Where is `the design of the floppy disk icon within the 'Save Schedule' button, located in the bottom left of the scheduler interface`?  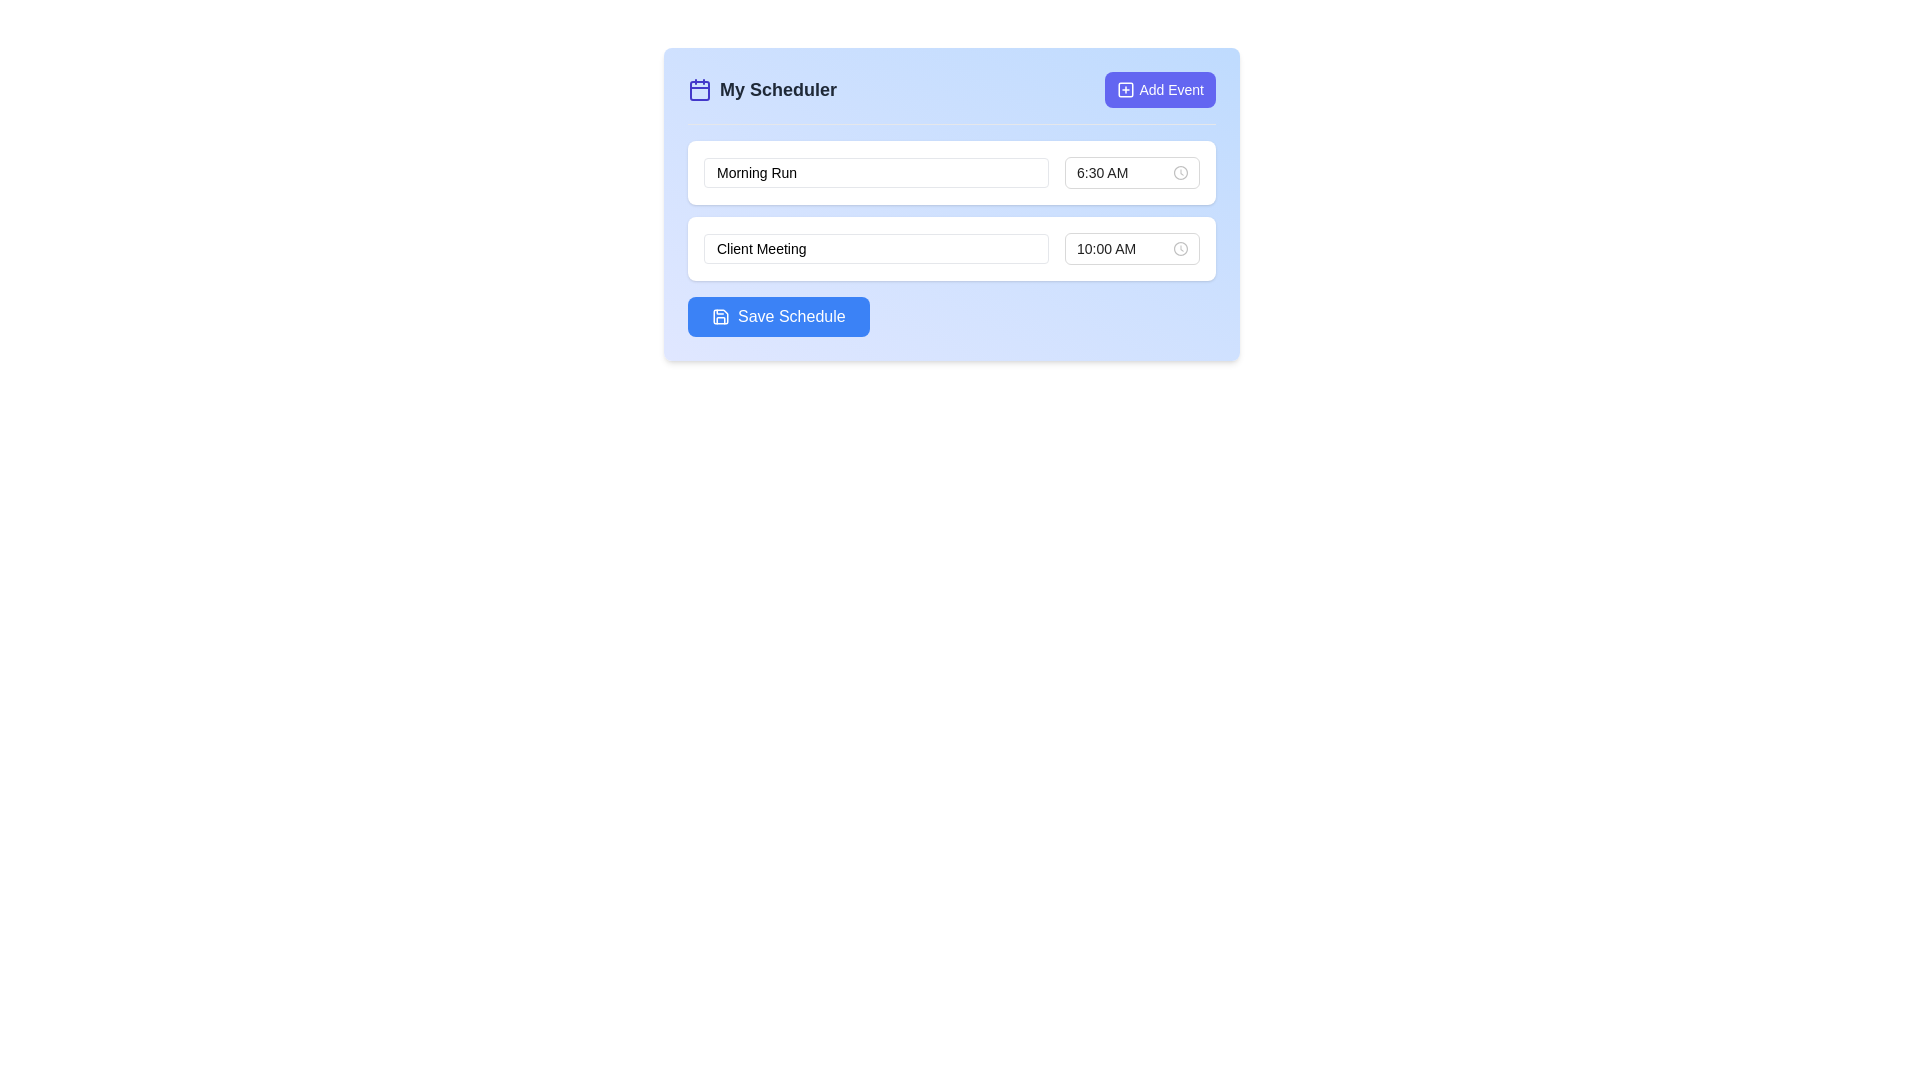 the design of the floppy disk icon within the 'Save Schedule' button, located in the bottom left of the scheduler interface is located at coordinates (720, 315).